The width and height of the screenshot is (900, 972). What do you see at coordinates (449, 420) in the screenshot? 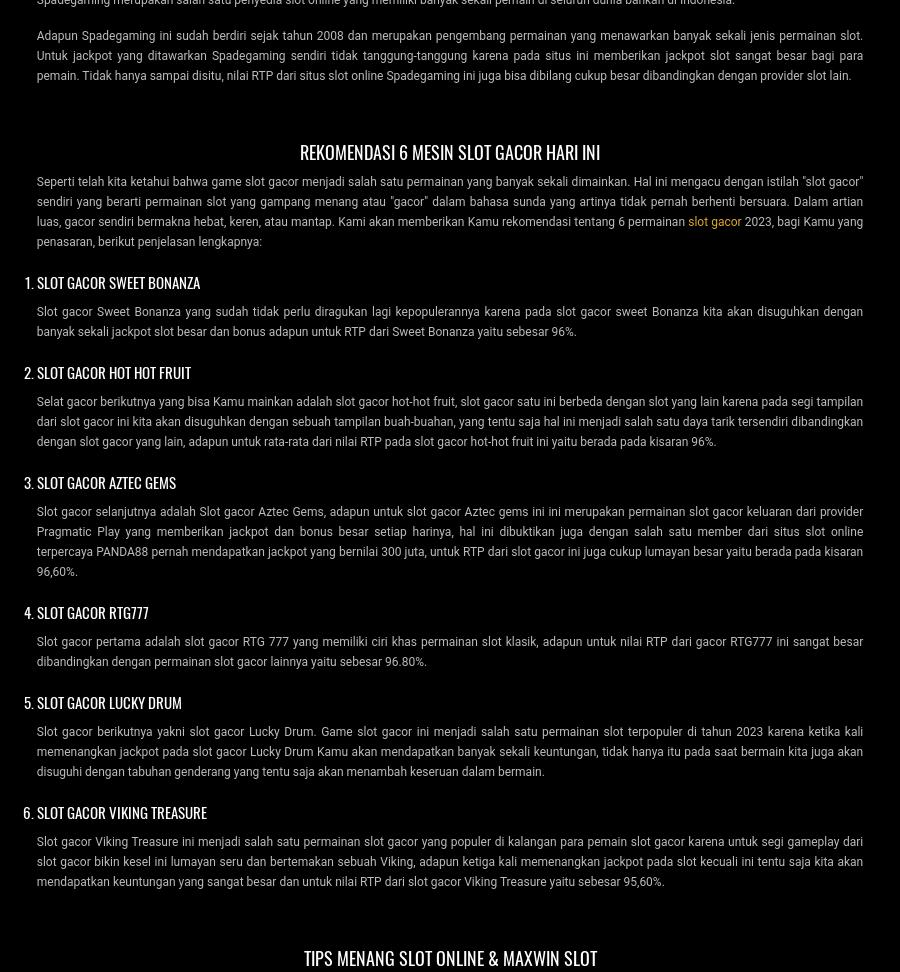
I see `'Selat gacor berikutnya yang bisa Kamu mainkan adalah slot gacor hot-hot fruit, slot gacor satu ini berbeda dengan slot yang lain karena pada segi tampilan dari slot gacor ini kita akan disuguhkan dengan sebuah tampilan buah-buahan, yang tentu saja hal ini menjadi salah satu daya tarik tersendiri dibandingkan dengan slot gacor yang lain, adapun untuk rata-rata dari nilai RTP pada slot gacor hot-hot fruit ini yaitu berada pada kisaran 96%.'` at bounding box center [449, 420].